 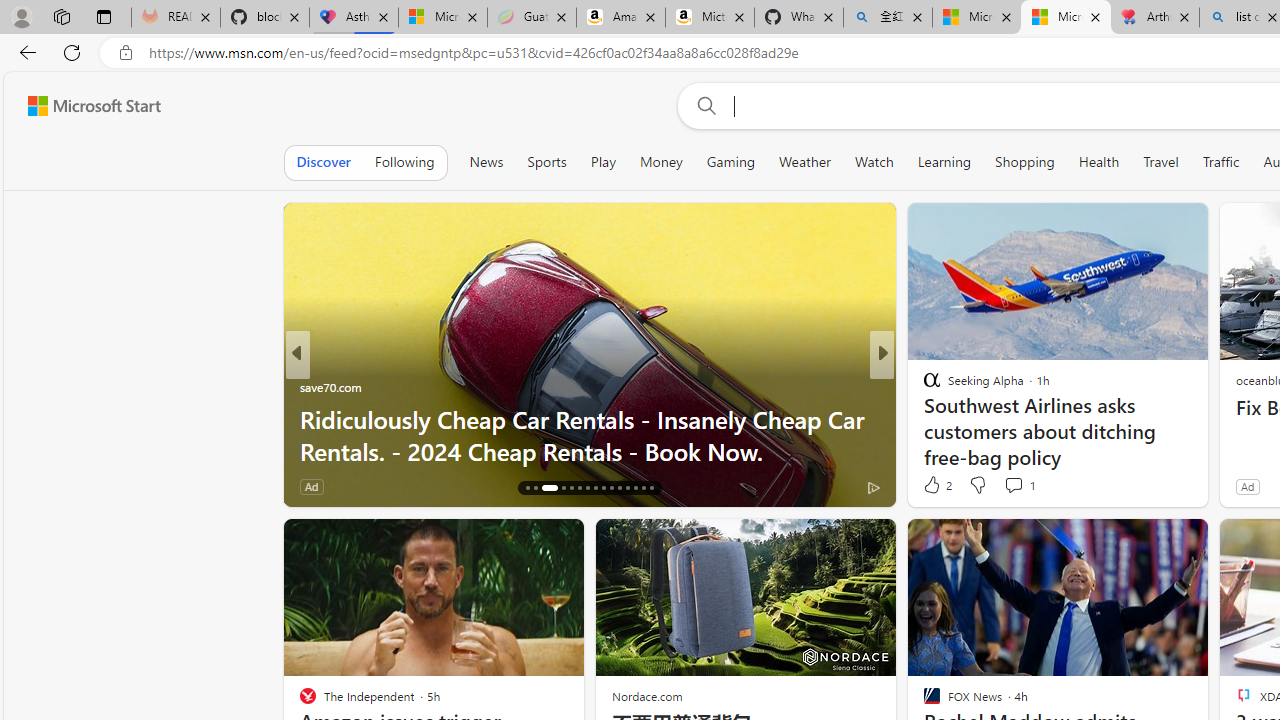 I want to click on 'AutomationID: tab-17', so click(x=535, y=488).